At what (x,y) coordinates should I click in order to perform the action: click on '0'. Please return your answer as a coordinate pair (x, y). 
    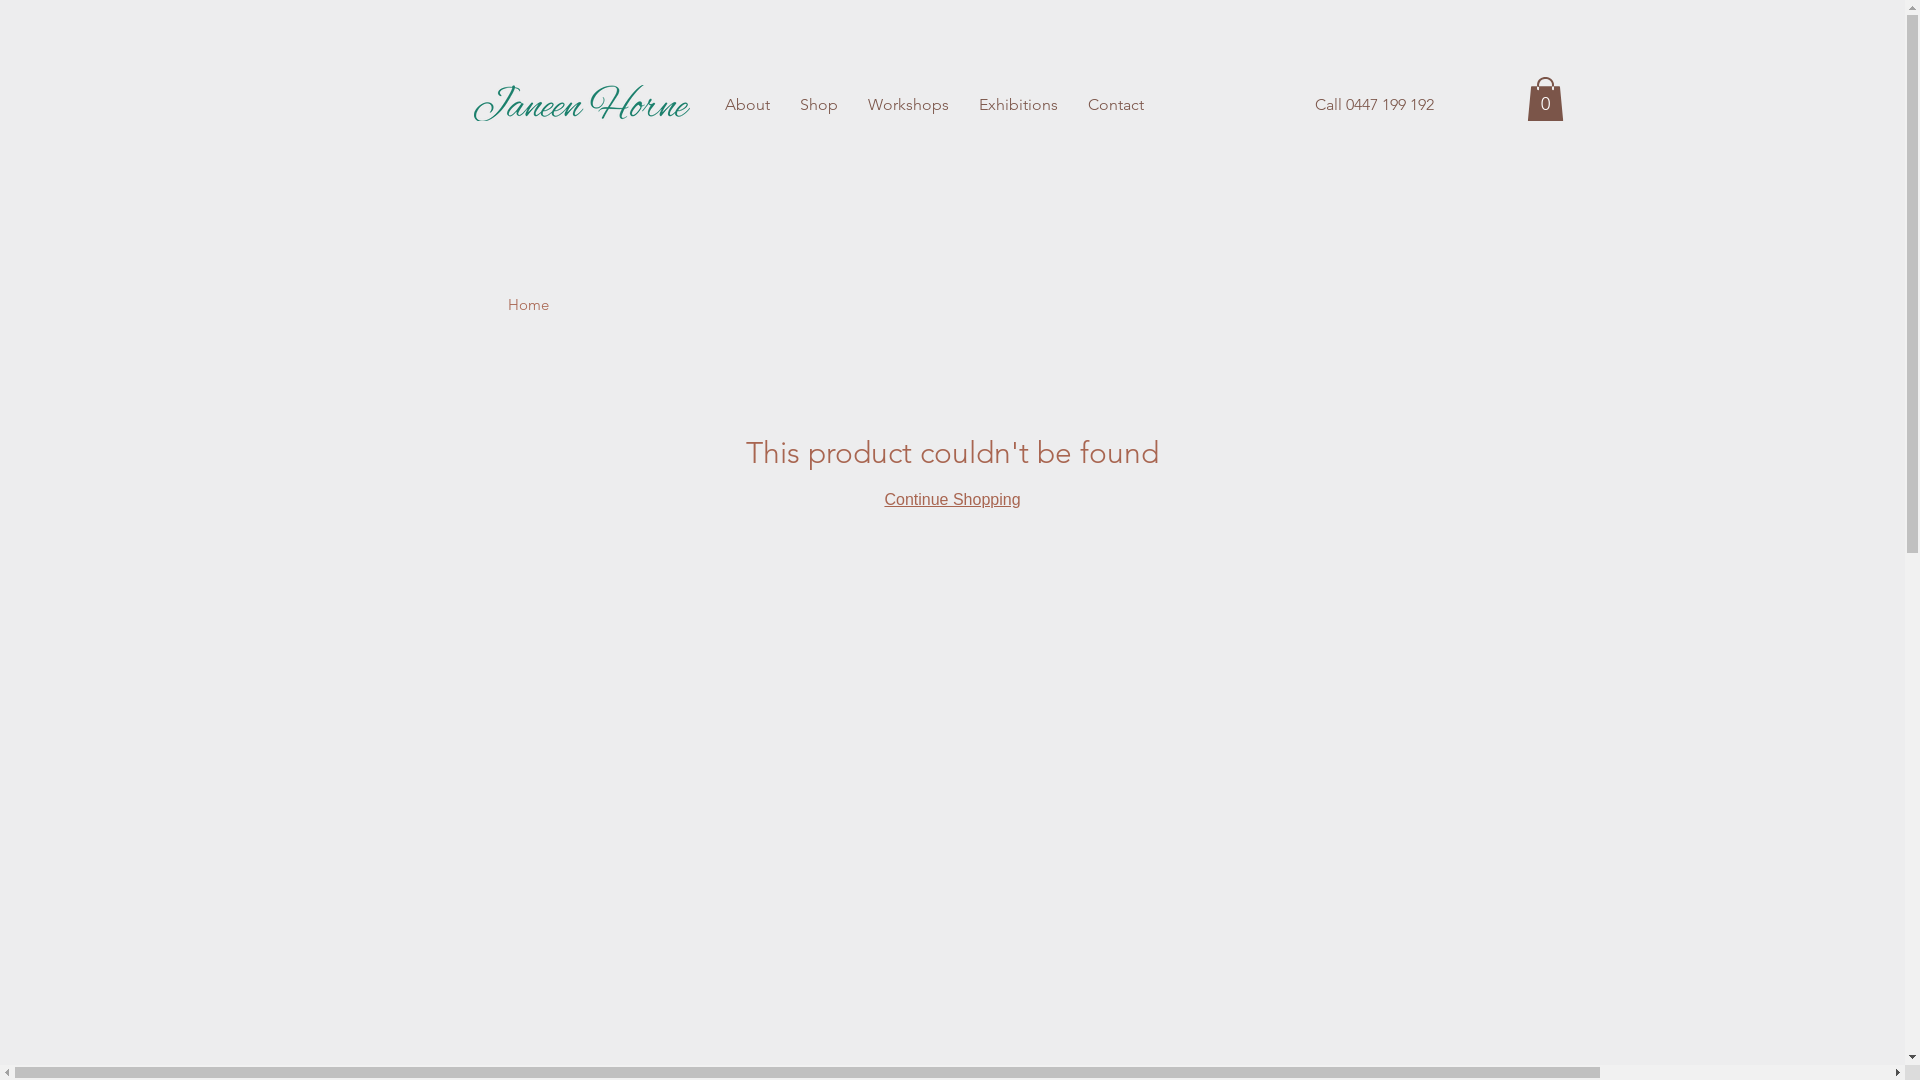
    Looking at the image, I should click on (1543, 99).